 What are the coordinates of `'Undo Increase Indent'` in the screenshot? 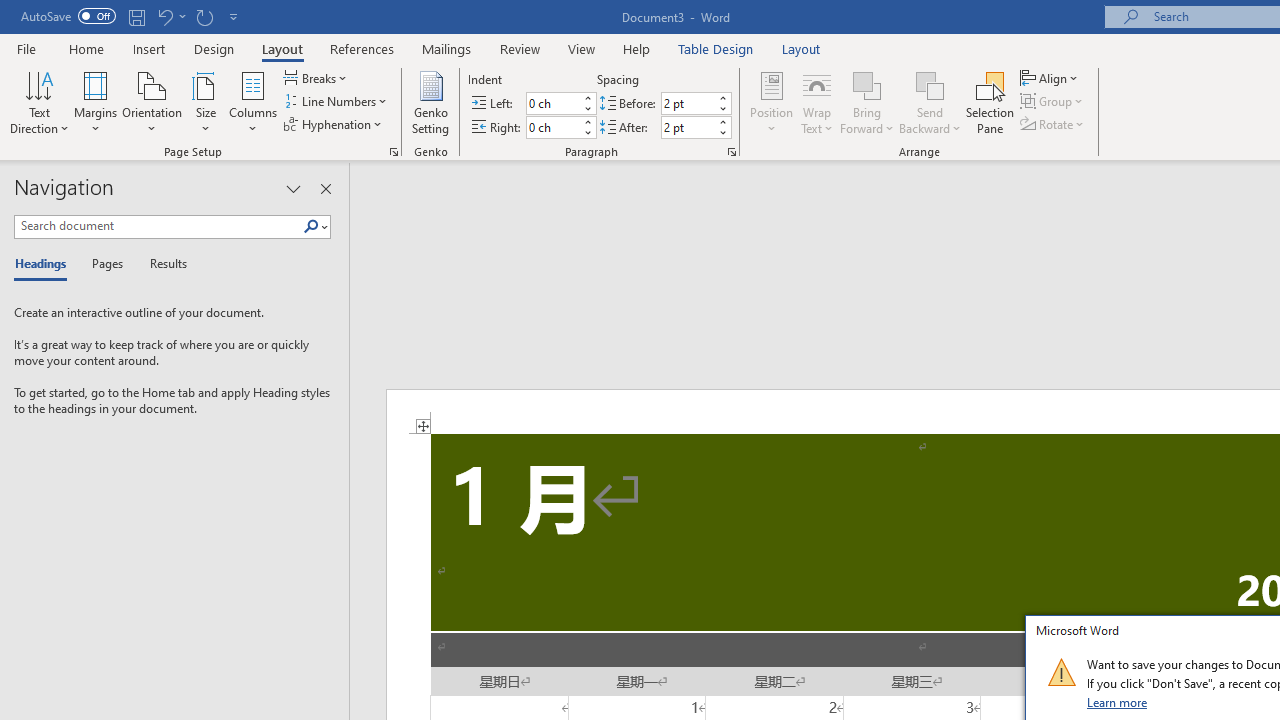 It's located at (164, 16).